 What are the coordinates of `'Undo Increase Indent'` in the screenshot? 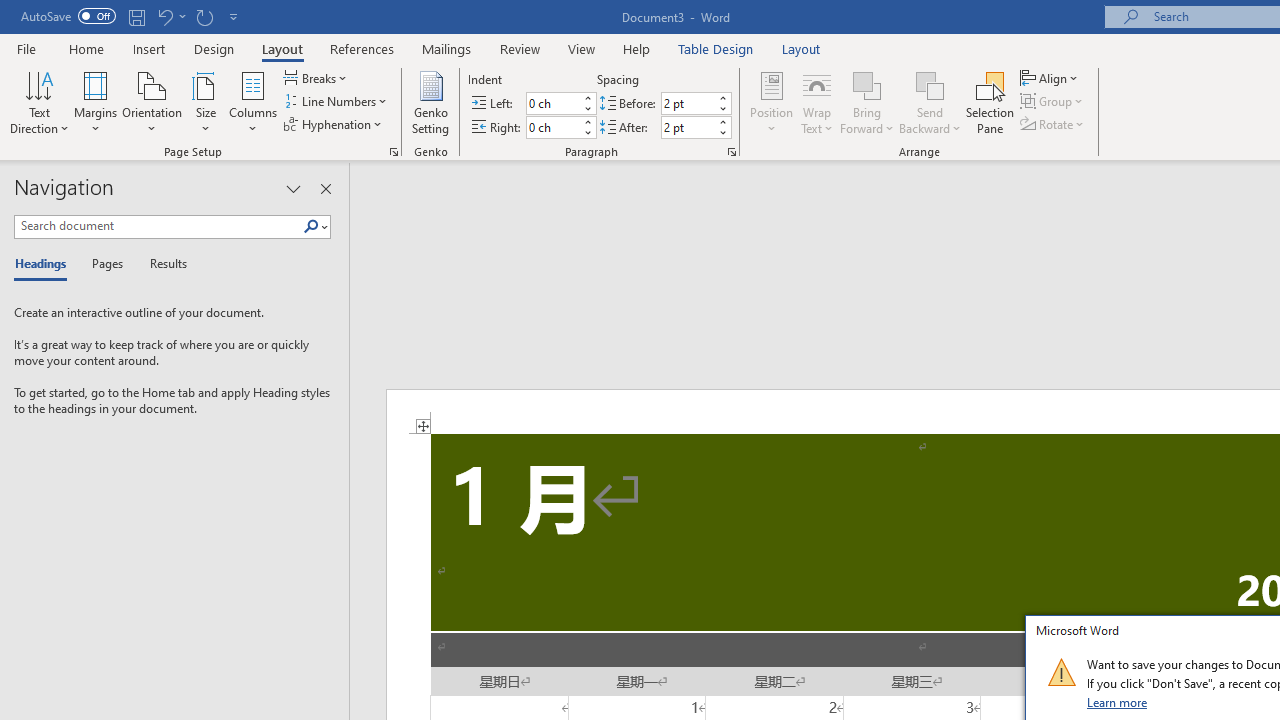 It's located at (164, 16).